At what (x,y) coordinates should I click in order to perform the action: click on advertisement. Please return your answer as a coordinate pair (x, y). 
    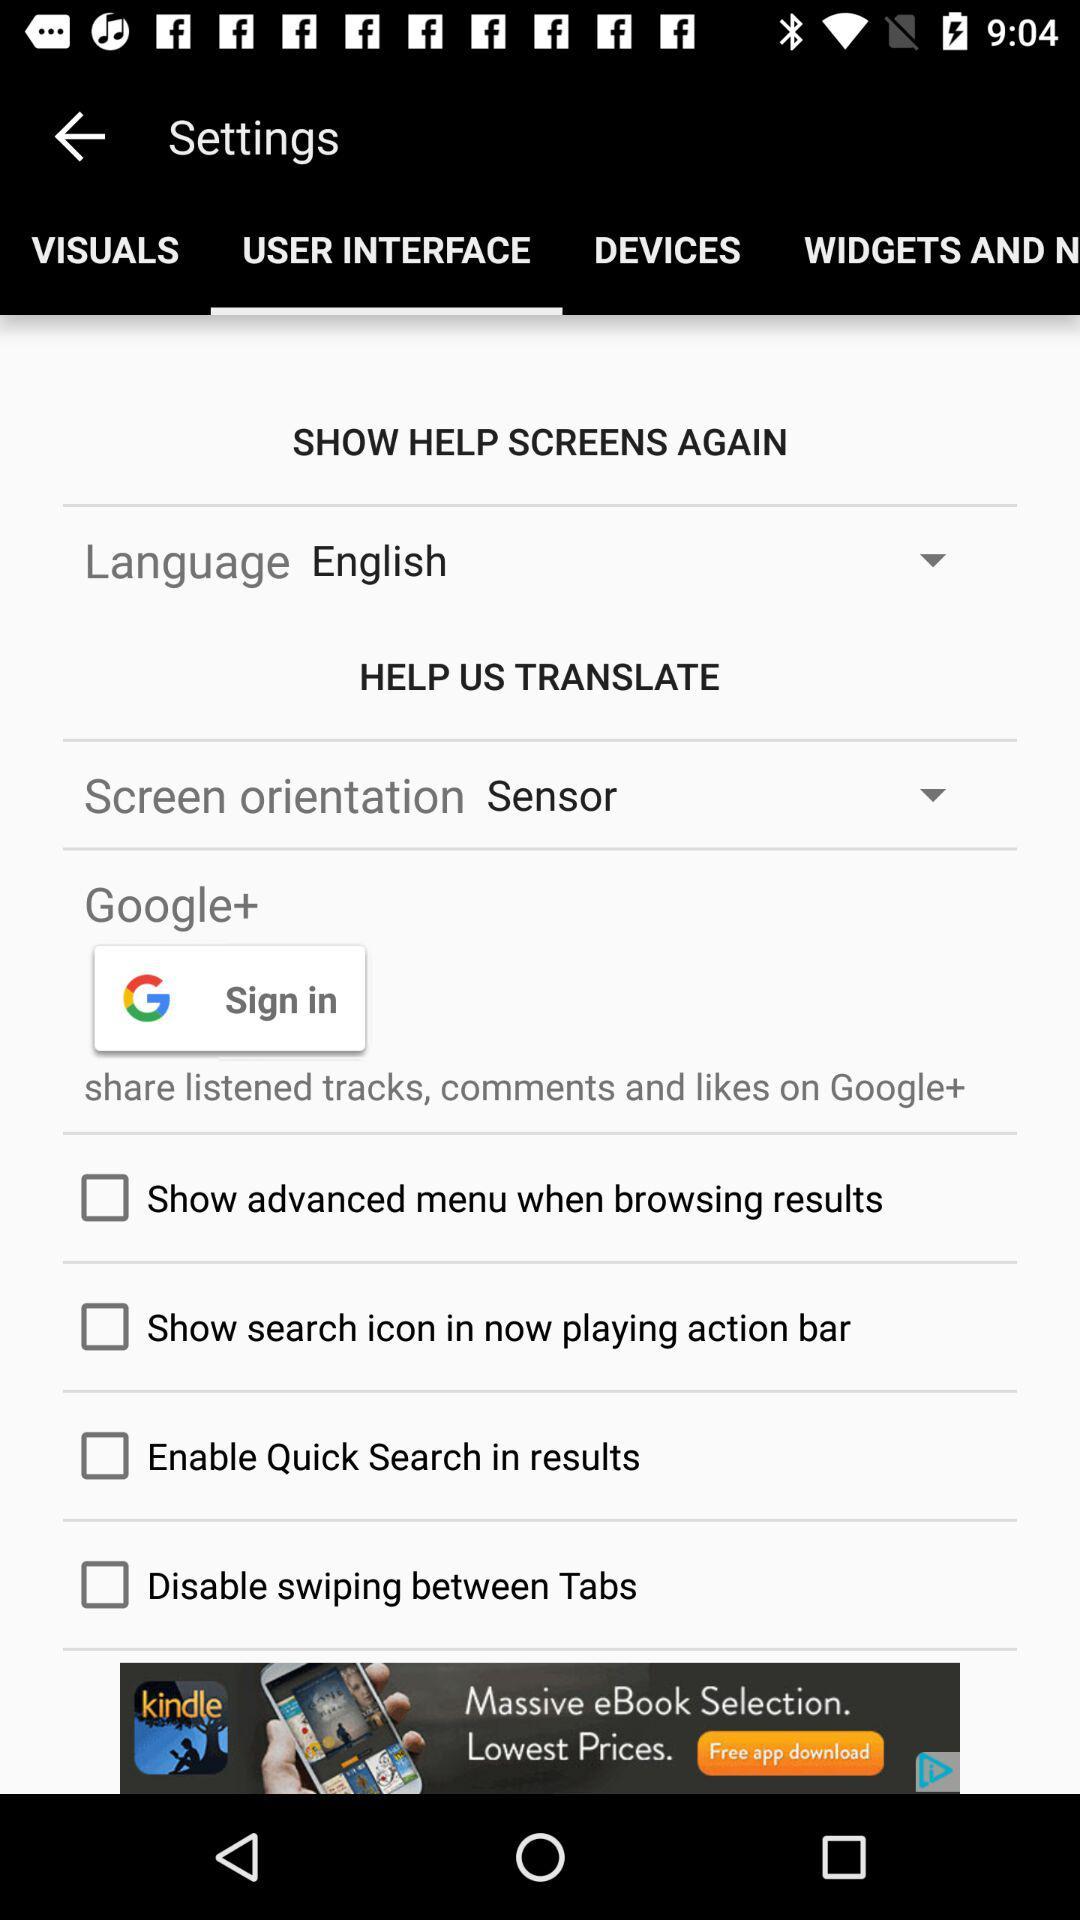
    Looking at the image, I should click on (540, 1727).